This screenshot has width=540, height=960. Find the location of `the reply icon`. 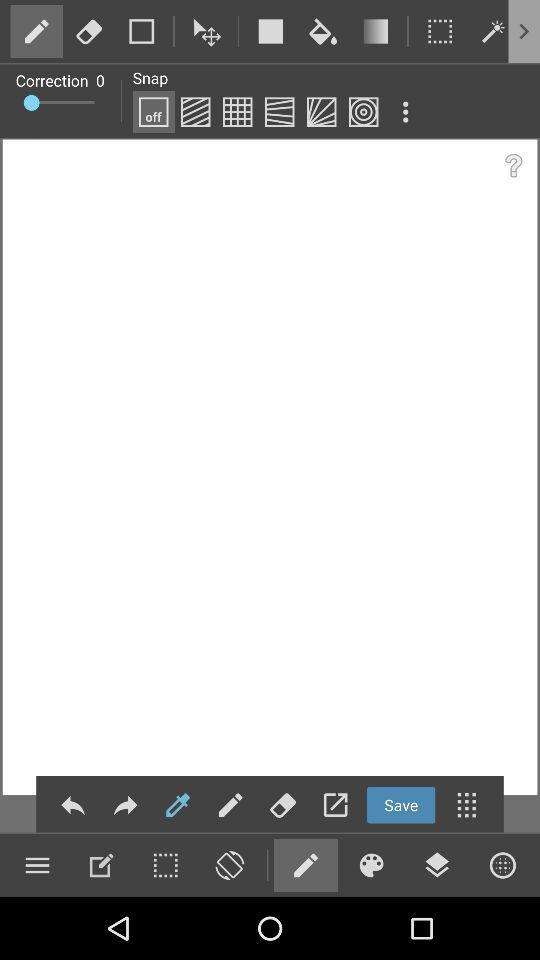

the reply icon is located at coordinates (72, 805).